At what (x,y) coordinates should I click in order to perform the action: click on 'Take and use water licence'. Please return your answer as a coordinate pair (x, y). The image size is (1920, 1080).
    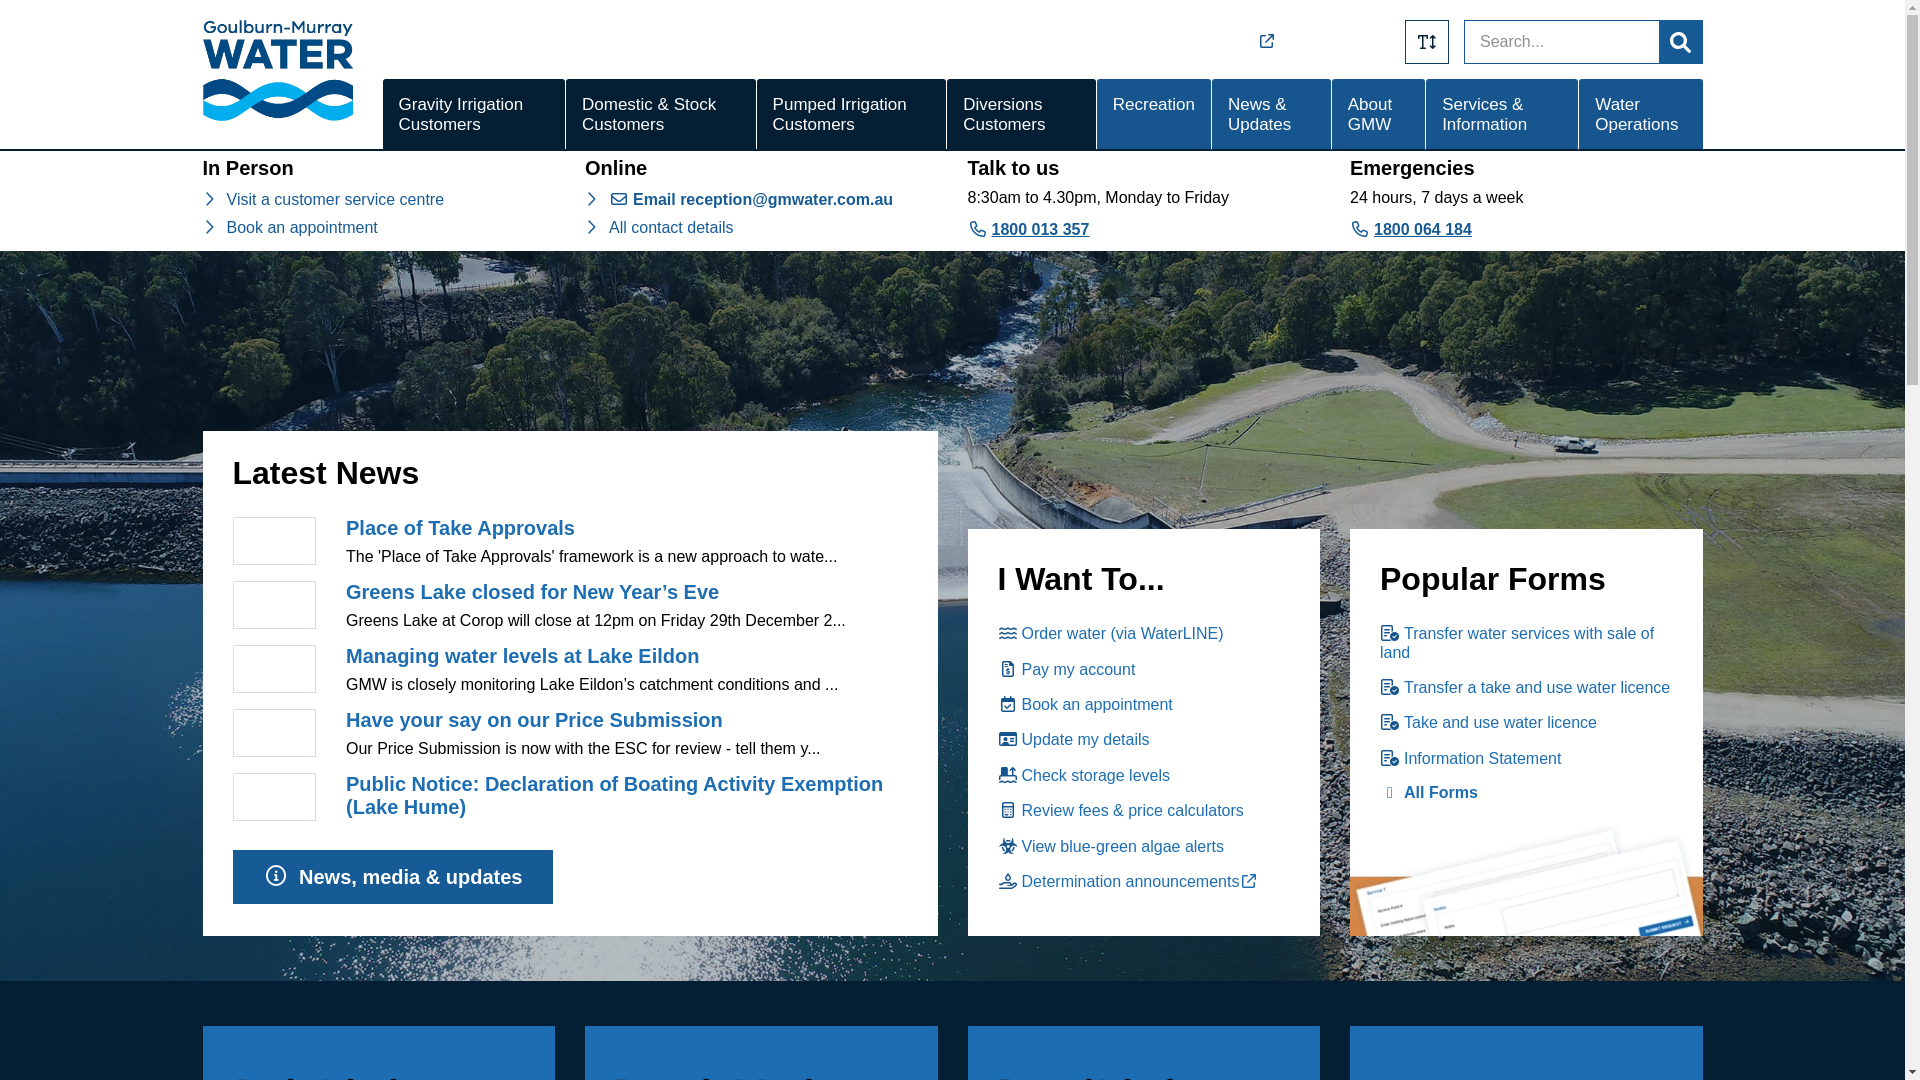
    Looking at the image, I should click on (1379, 722).